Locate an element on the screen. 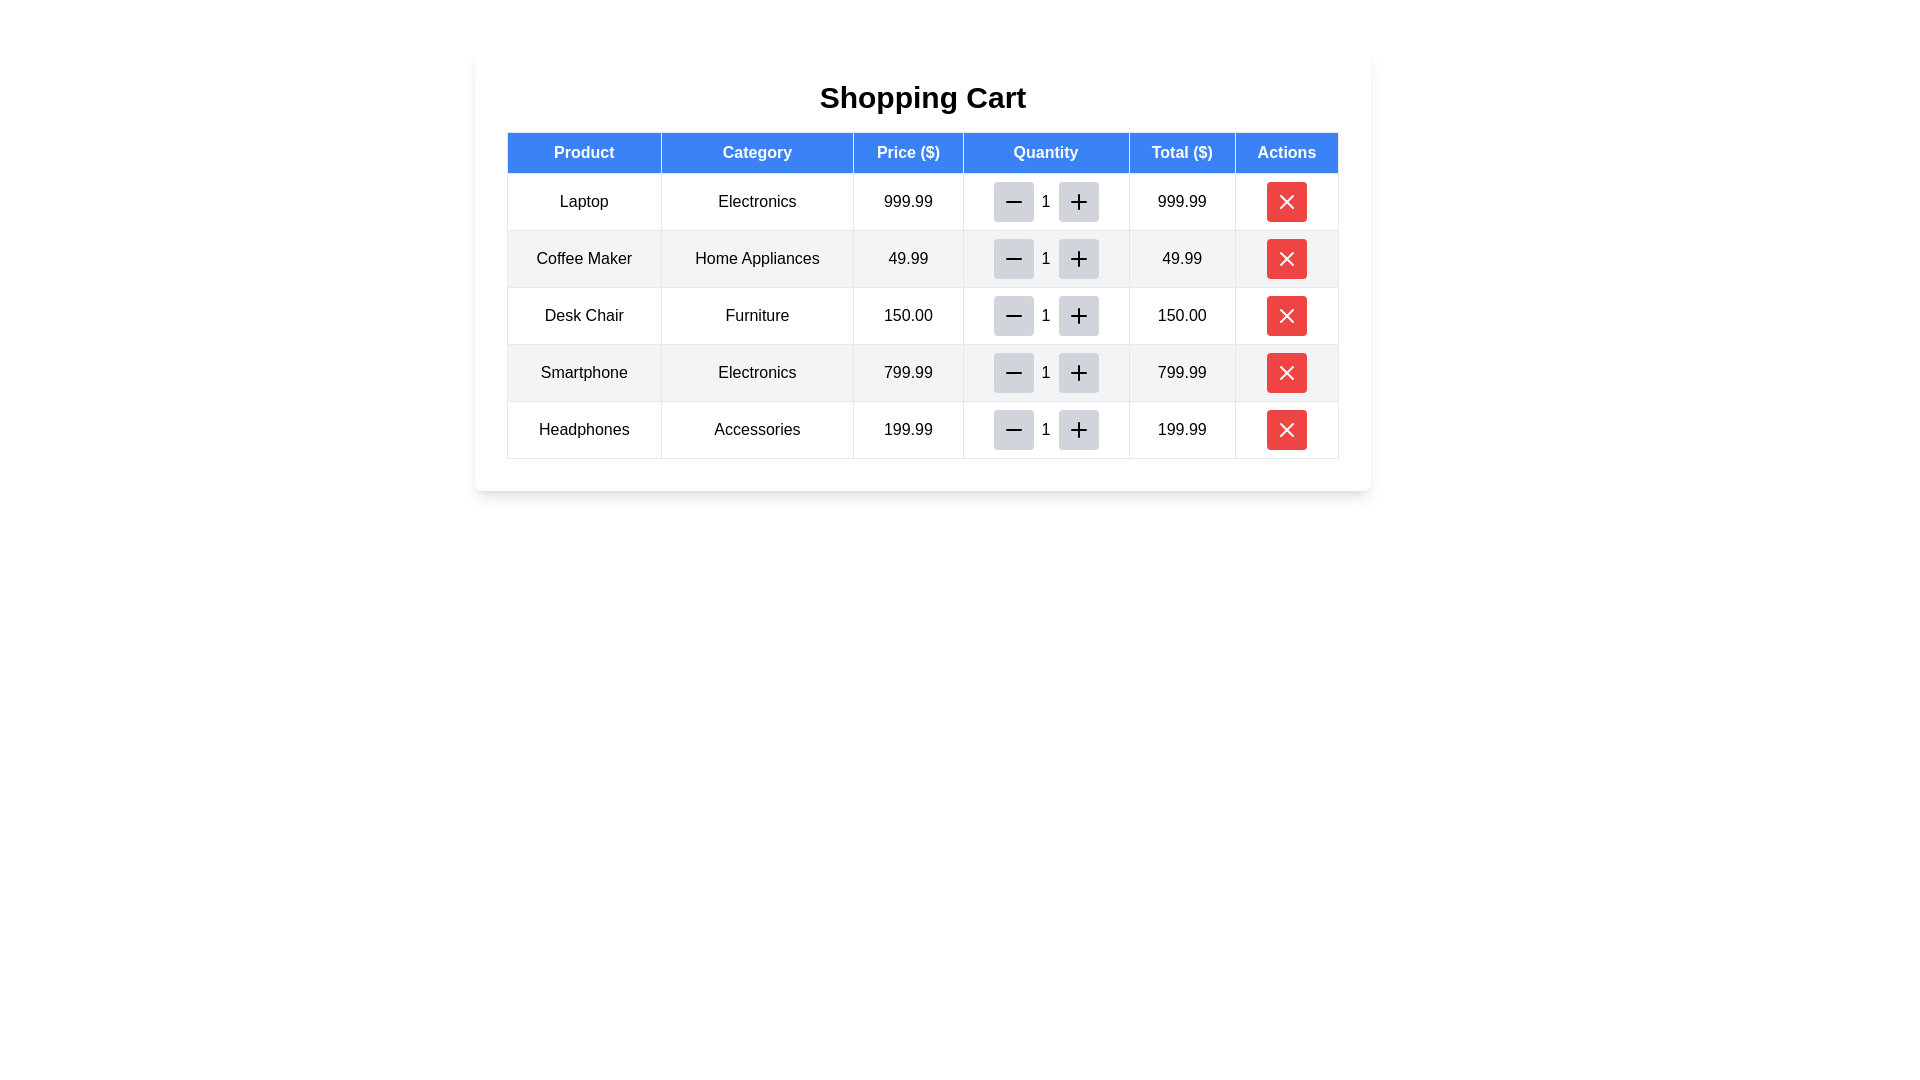  the 'Category' table header, which is the second item in the top row of the table, with a blue background and white bold text is located at coordinates (756, 152).